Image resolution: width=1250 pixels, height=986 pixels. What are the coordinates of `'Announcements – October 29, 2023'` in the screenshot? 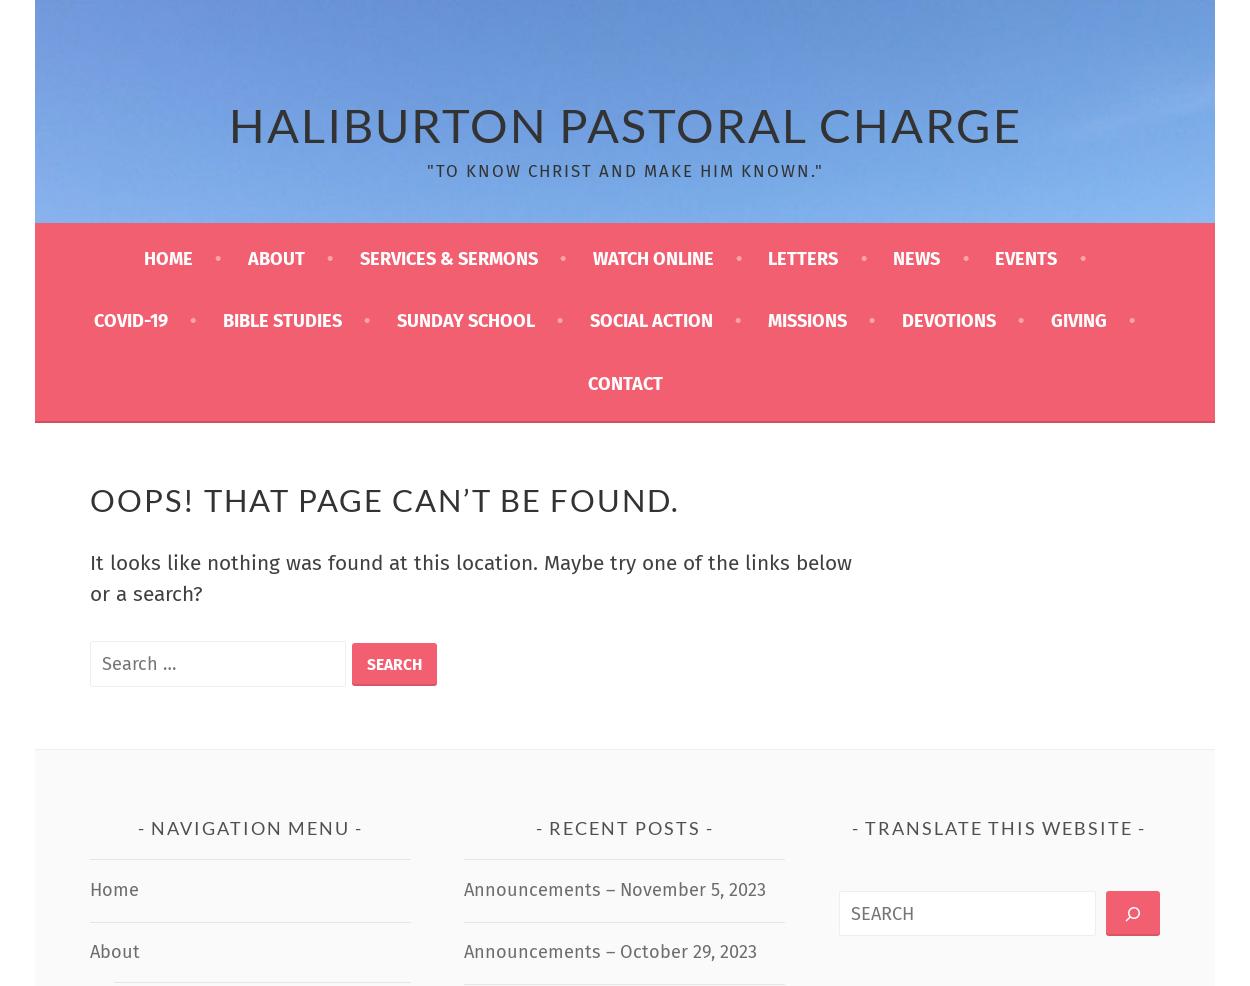 It's located at (462, 950).